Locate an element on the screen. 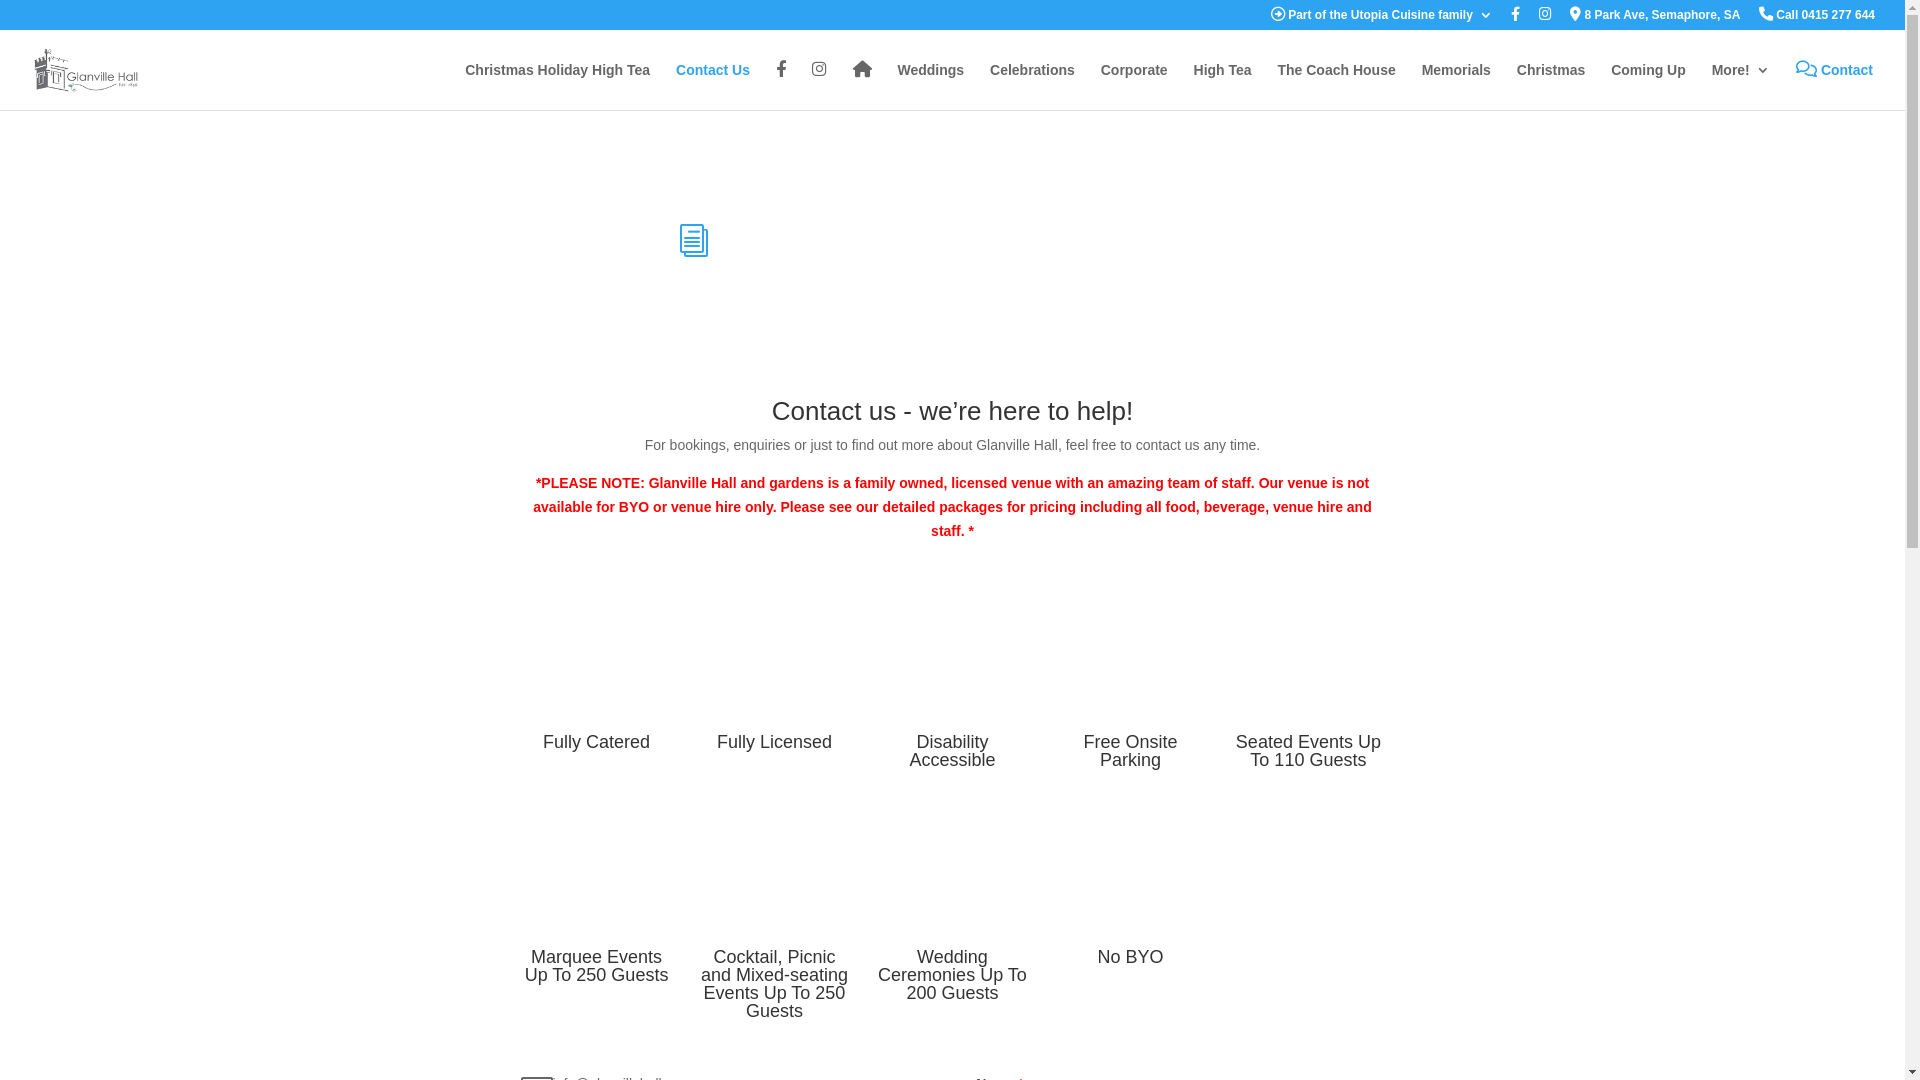 The image size is (1920, 1080). 'Part of the Utopia Cuisine family' is located at coordinates (1381, 19).